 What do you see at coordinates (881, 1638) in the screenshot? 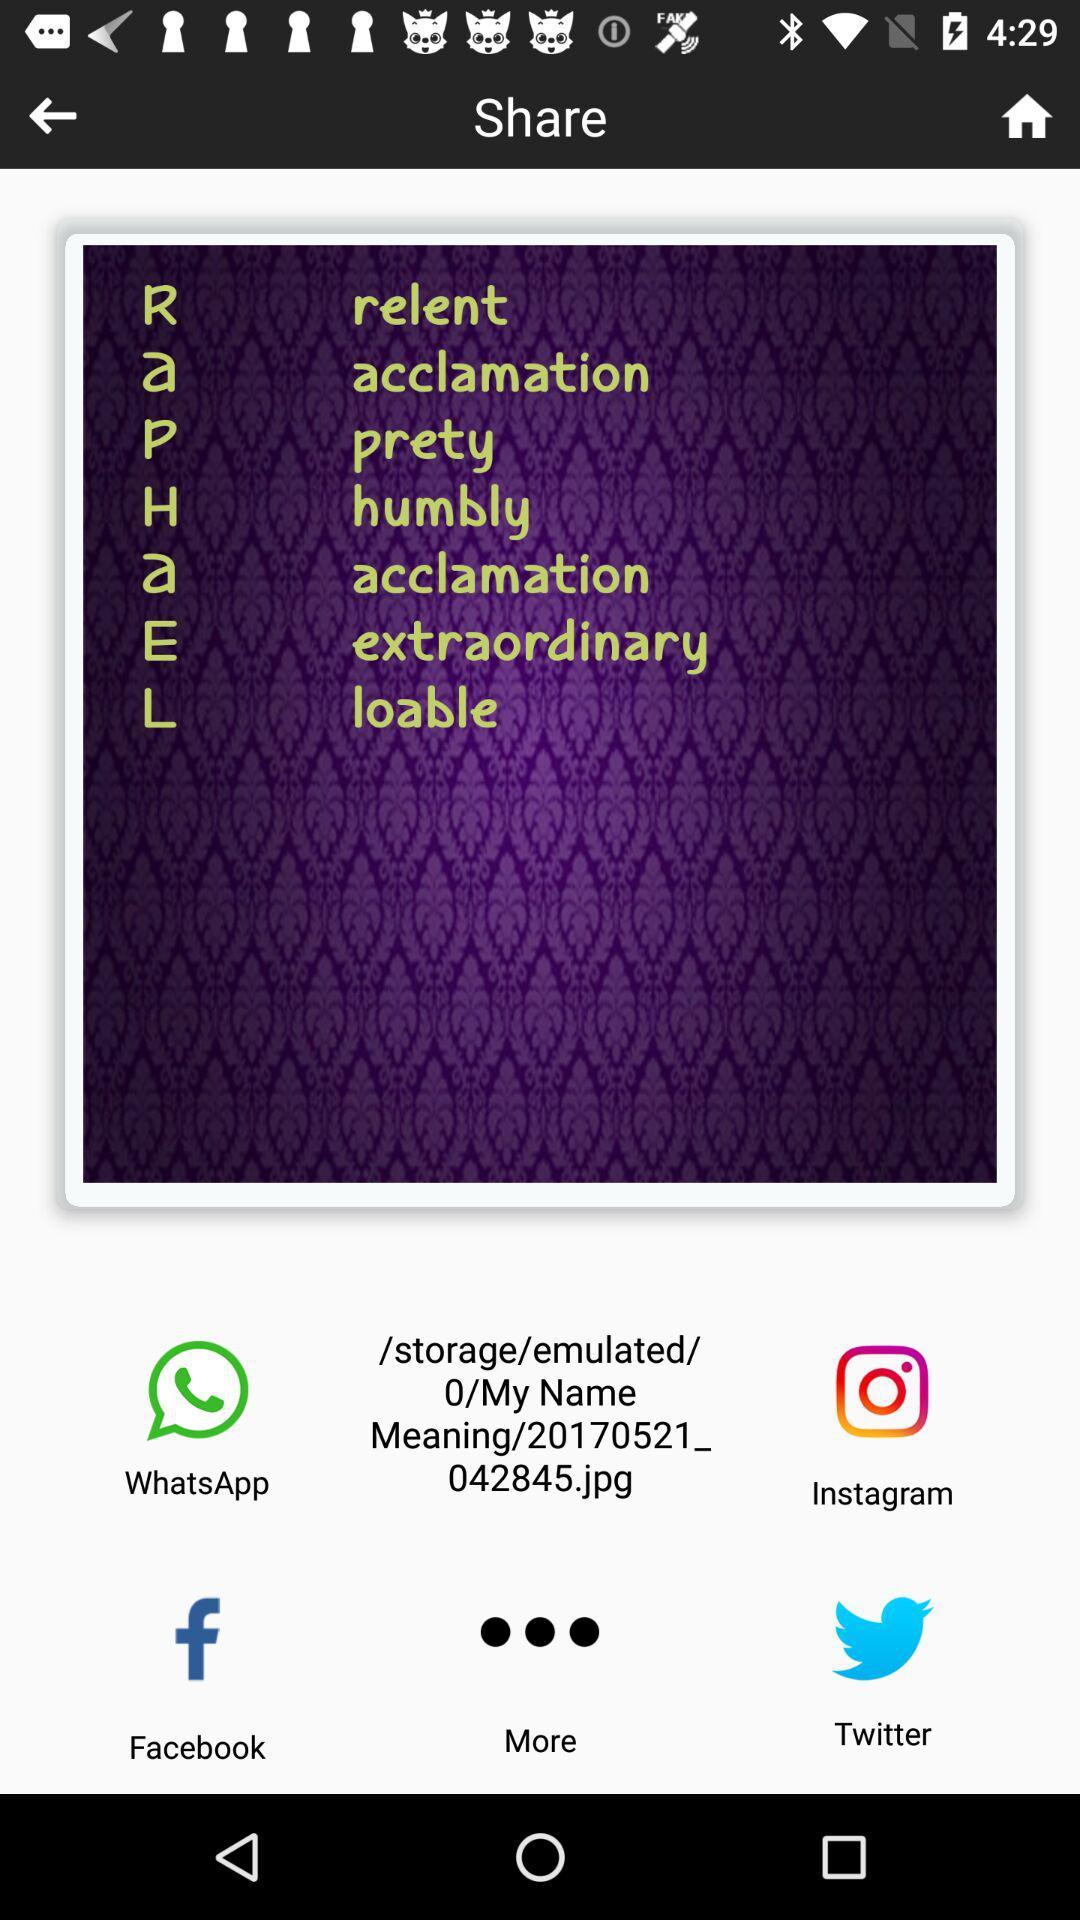
I see `share on twitter` at bounding box center [881, 1638].